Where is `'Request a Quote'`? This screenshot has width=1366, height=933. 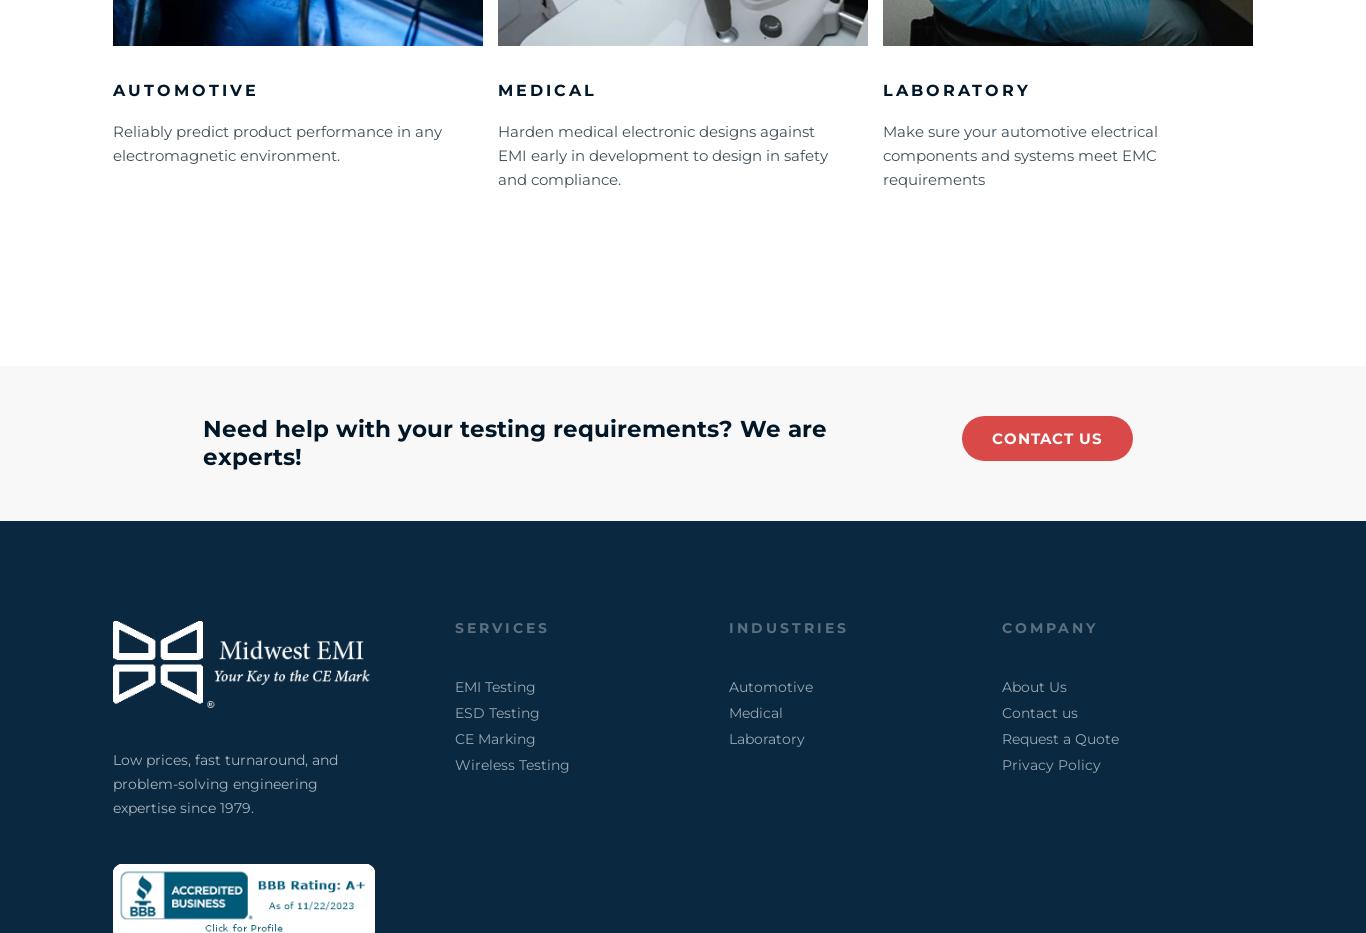
'Request a Quote' is located at coordinates (1059, 738).